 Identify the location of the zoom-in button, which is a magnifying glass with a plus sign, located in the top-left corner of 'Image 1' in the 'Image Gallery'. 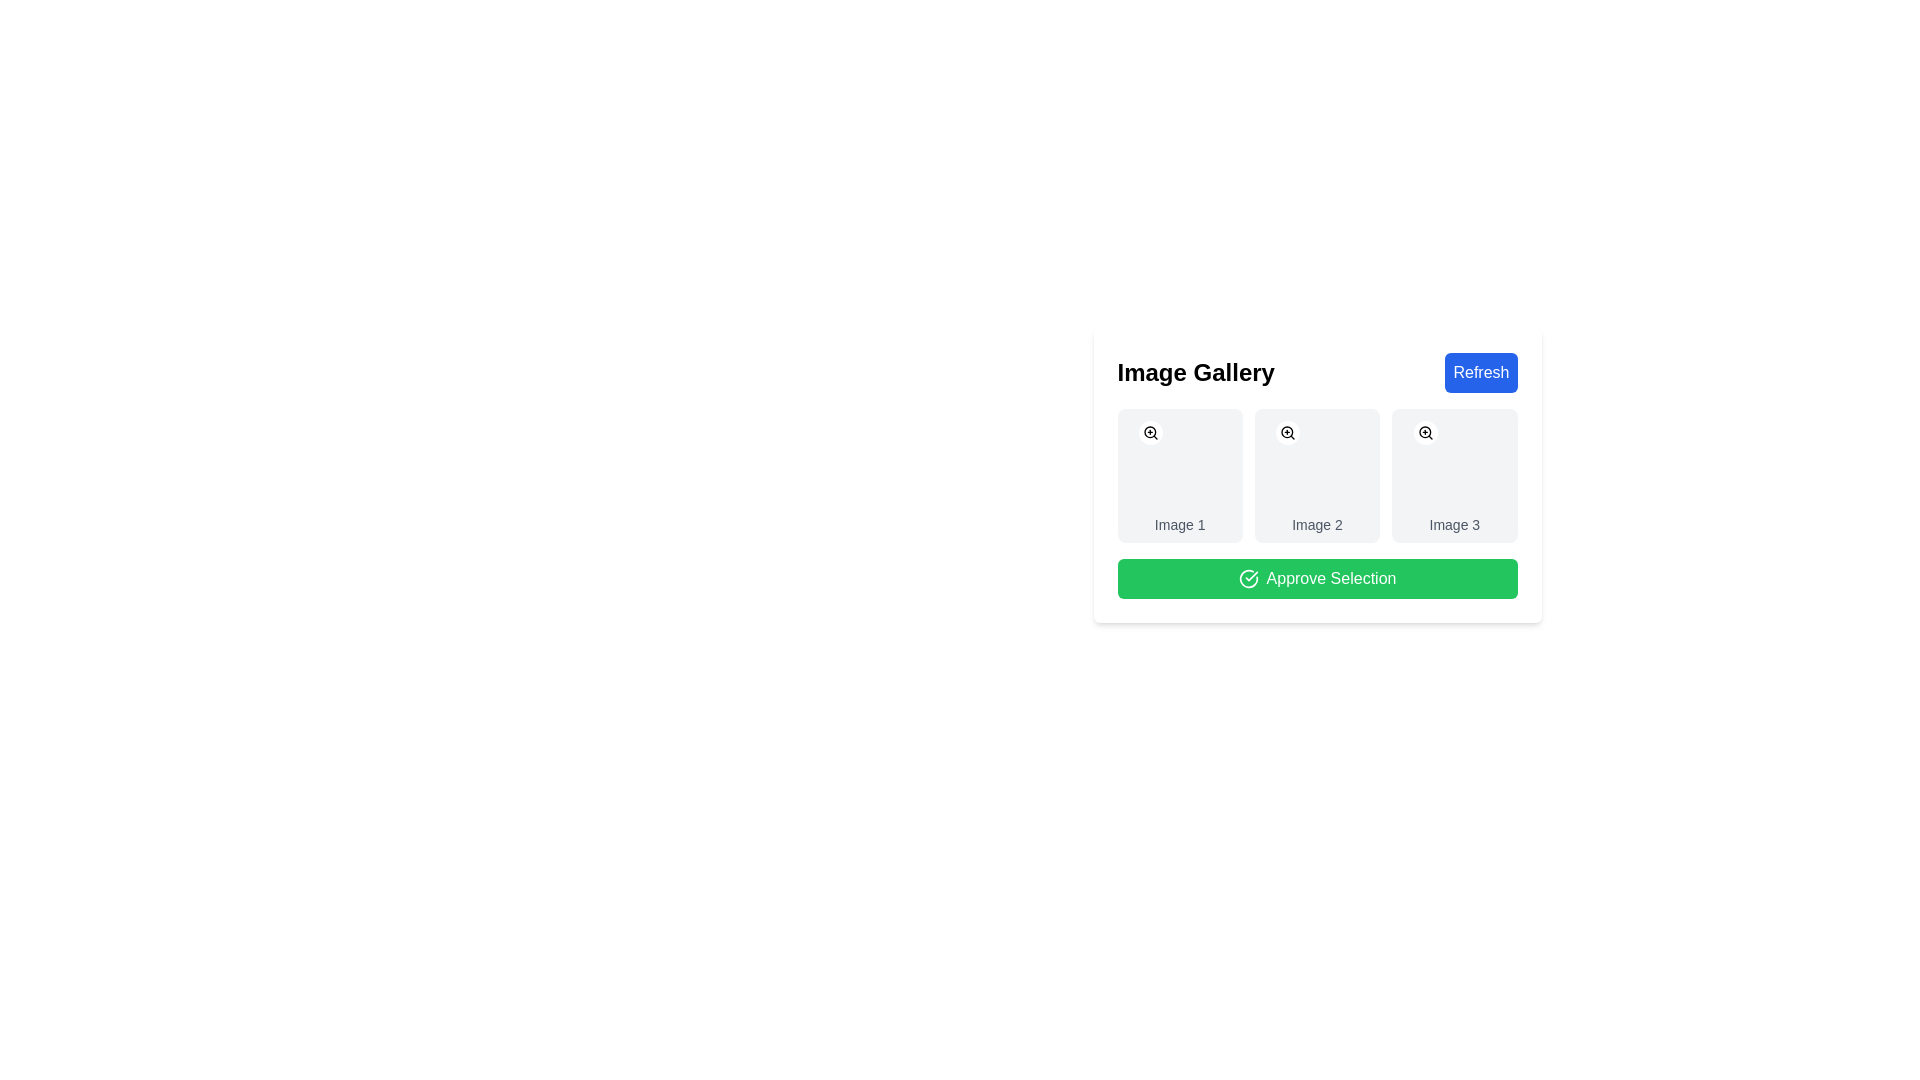
(1151, 431).